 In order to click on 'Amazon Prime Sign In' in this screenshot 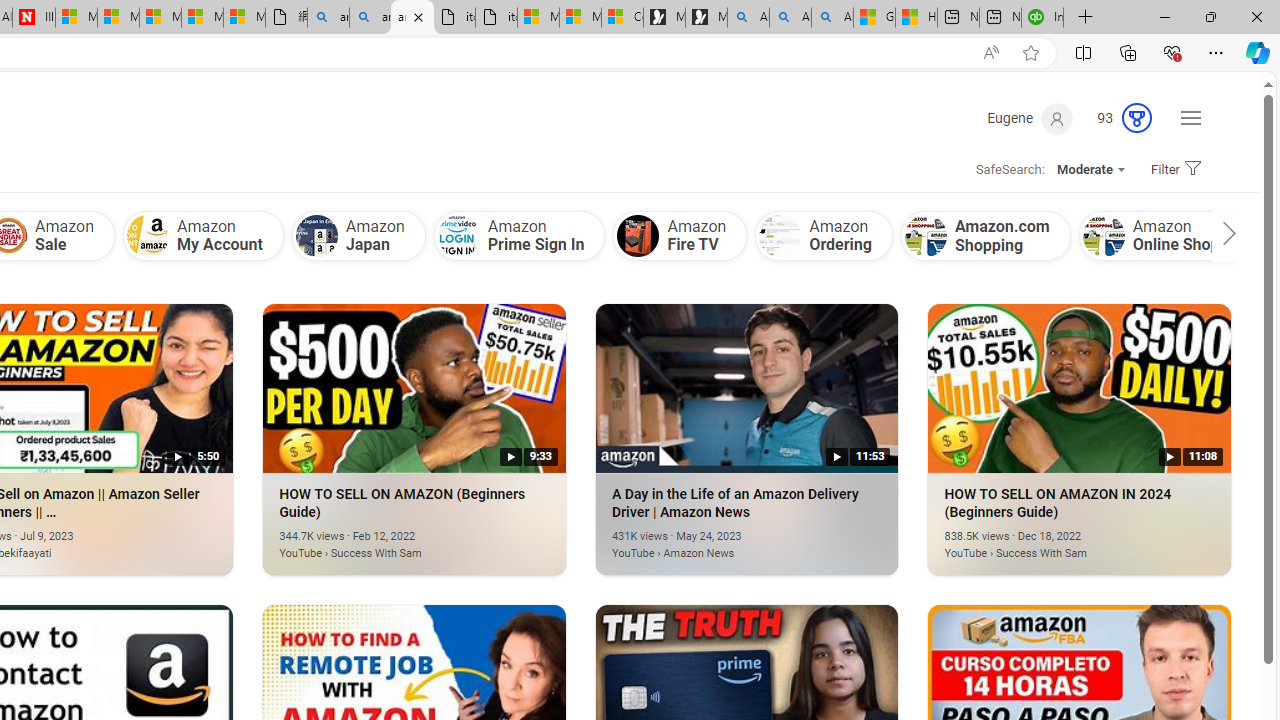, I will do `click(519, 234)`.